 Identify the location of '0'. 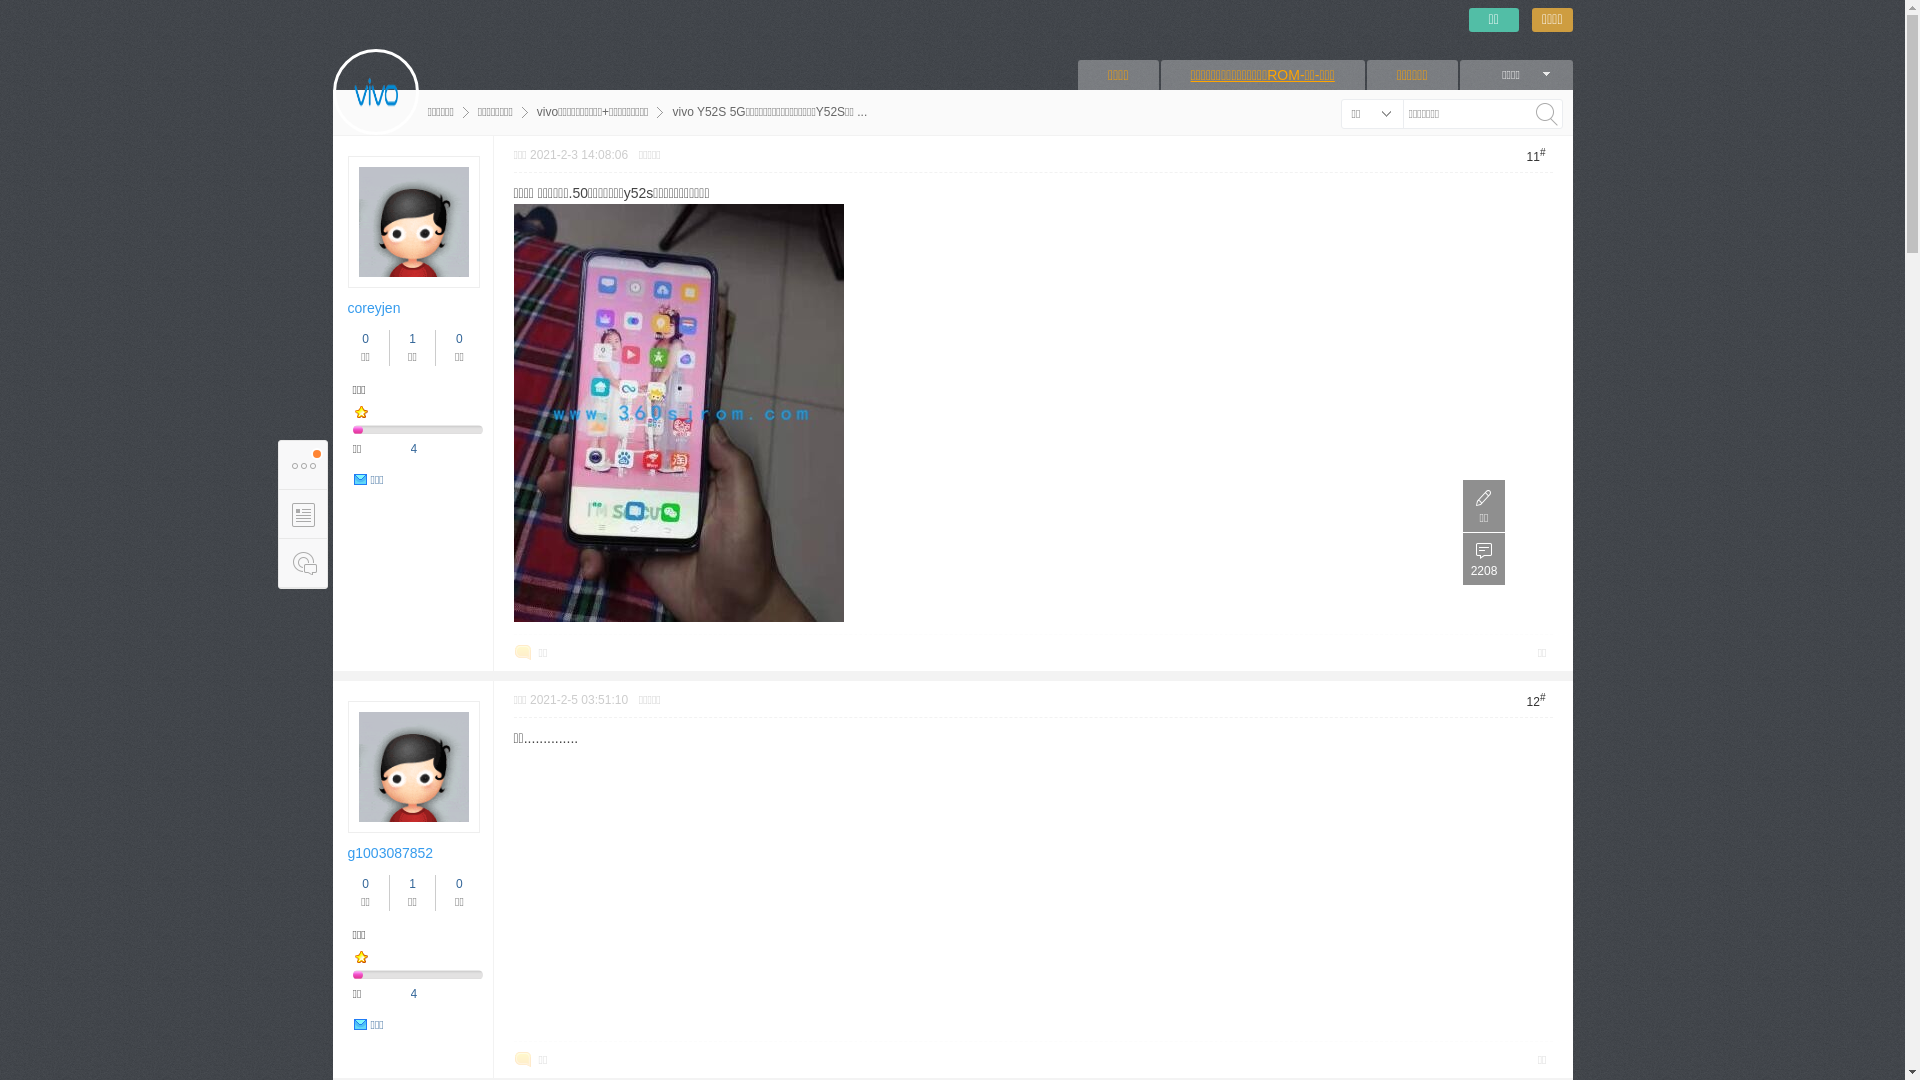
(458, 338).